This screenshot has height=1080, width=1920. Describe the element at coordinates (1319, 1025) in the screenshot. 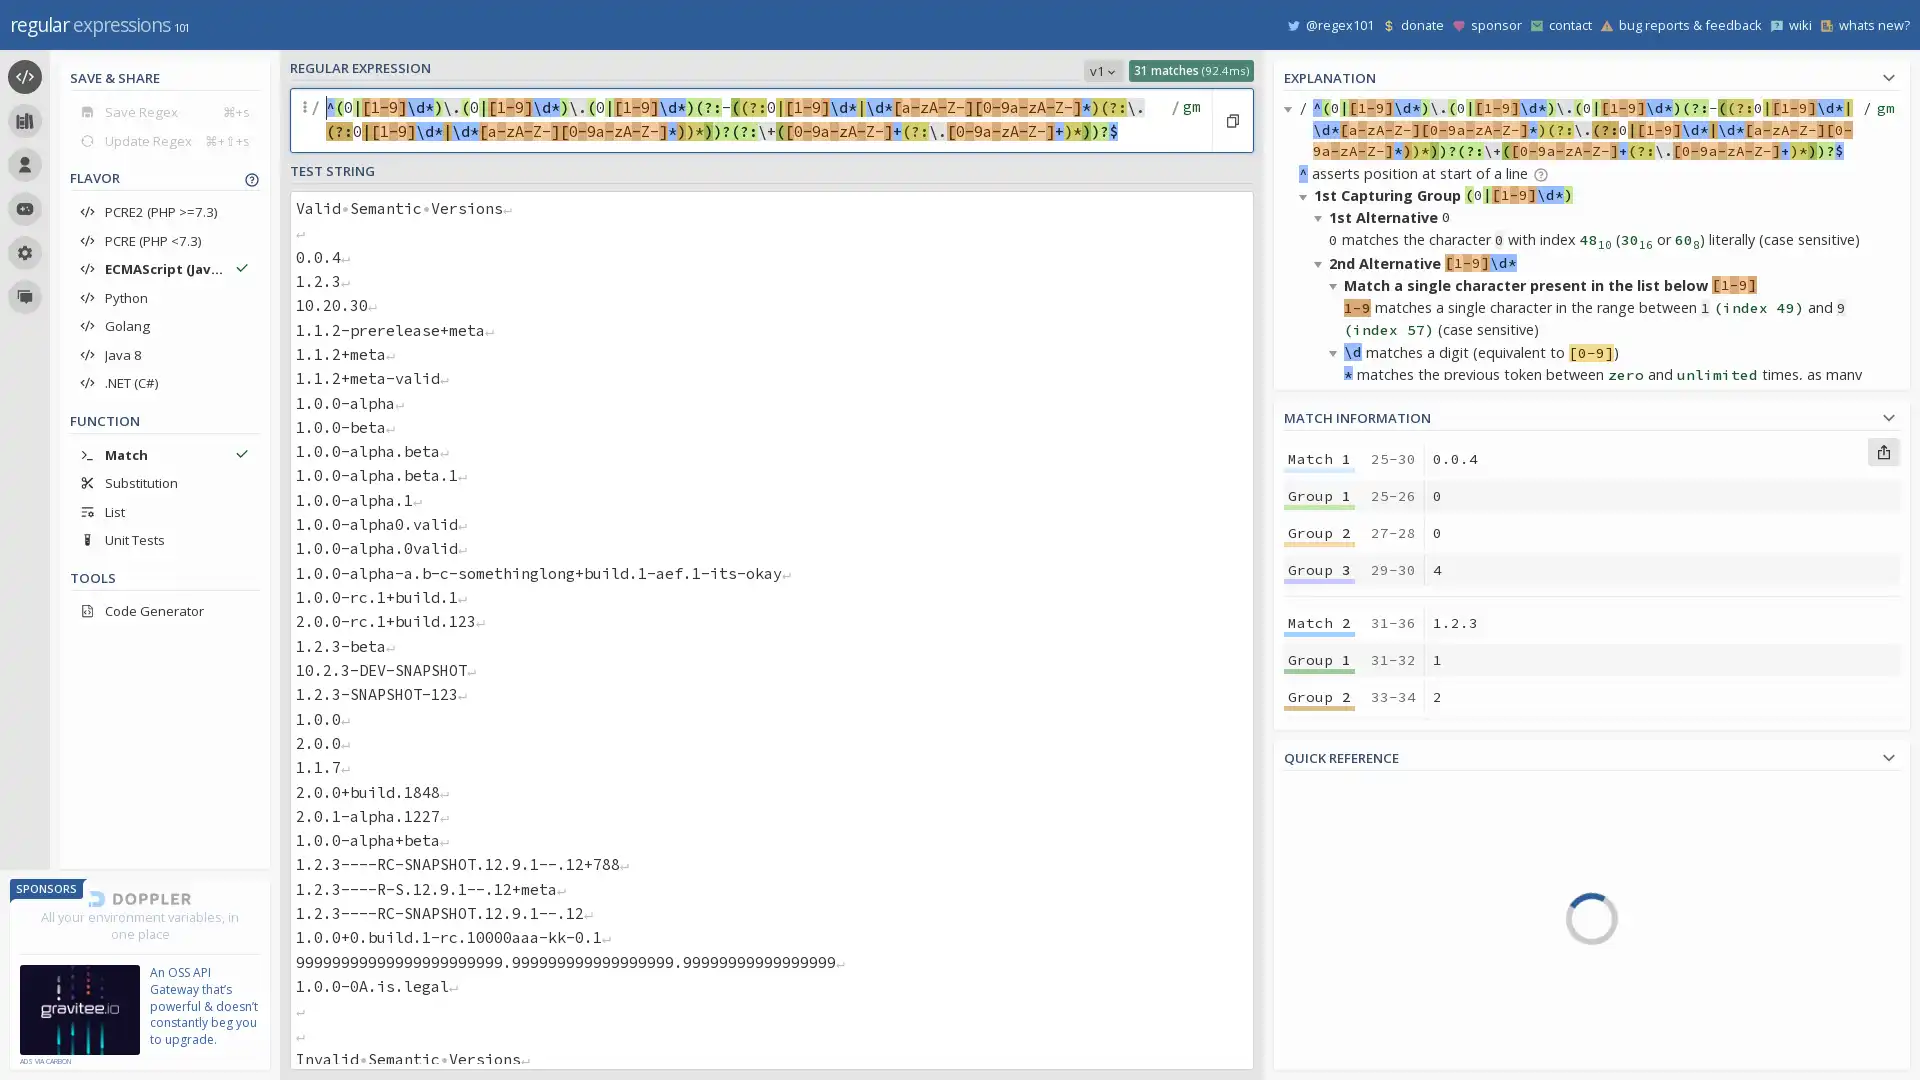

I see `Group 2` at that location.